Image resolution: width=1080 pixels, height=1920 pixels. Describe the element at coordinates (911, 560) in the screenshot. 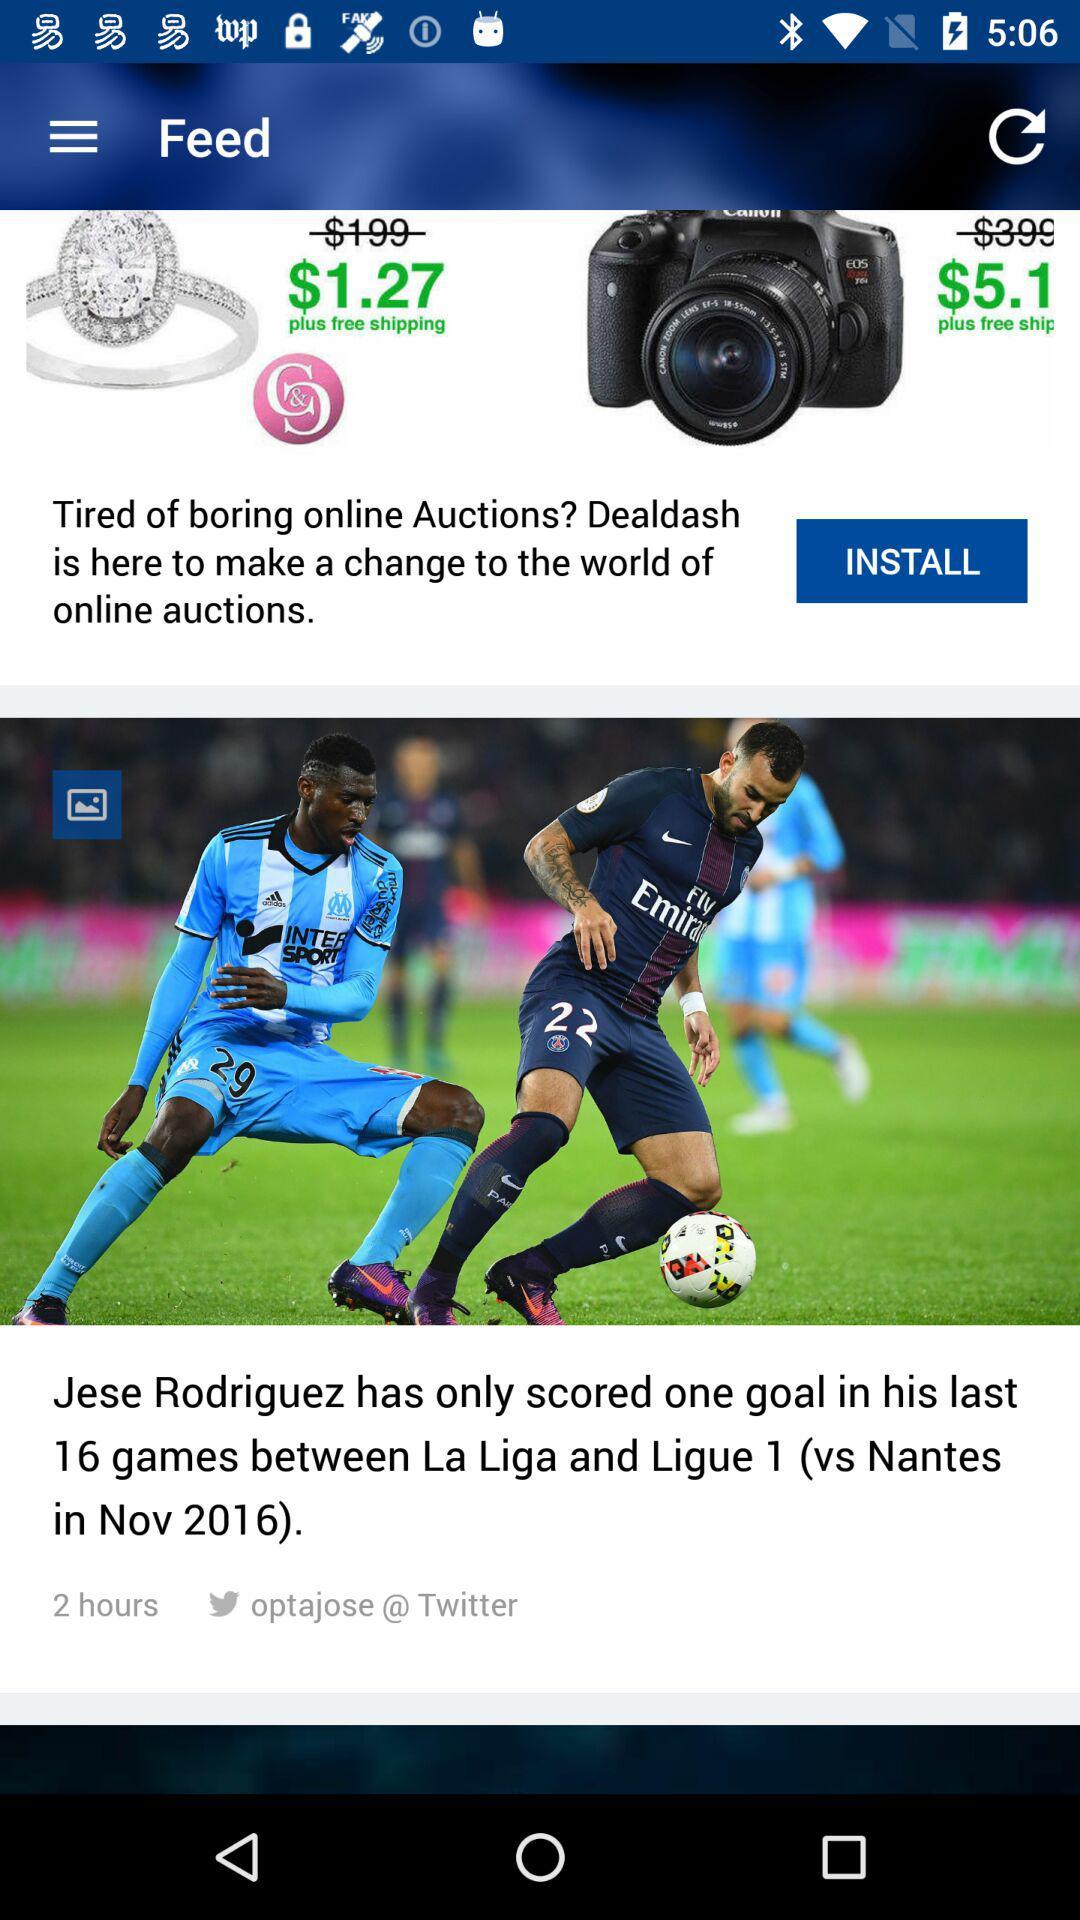

I see `icon next to the tired of boring icon` at that location.